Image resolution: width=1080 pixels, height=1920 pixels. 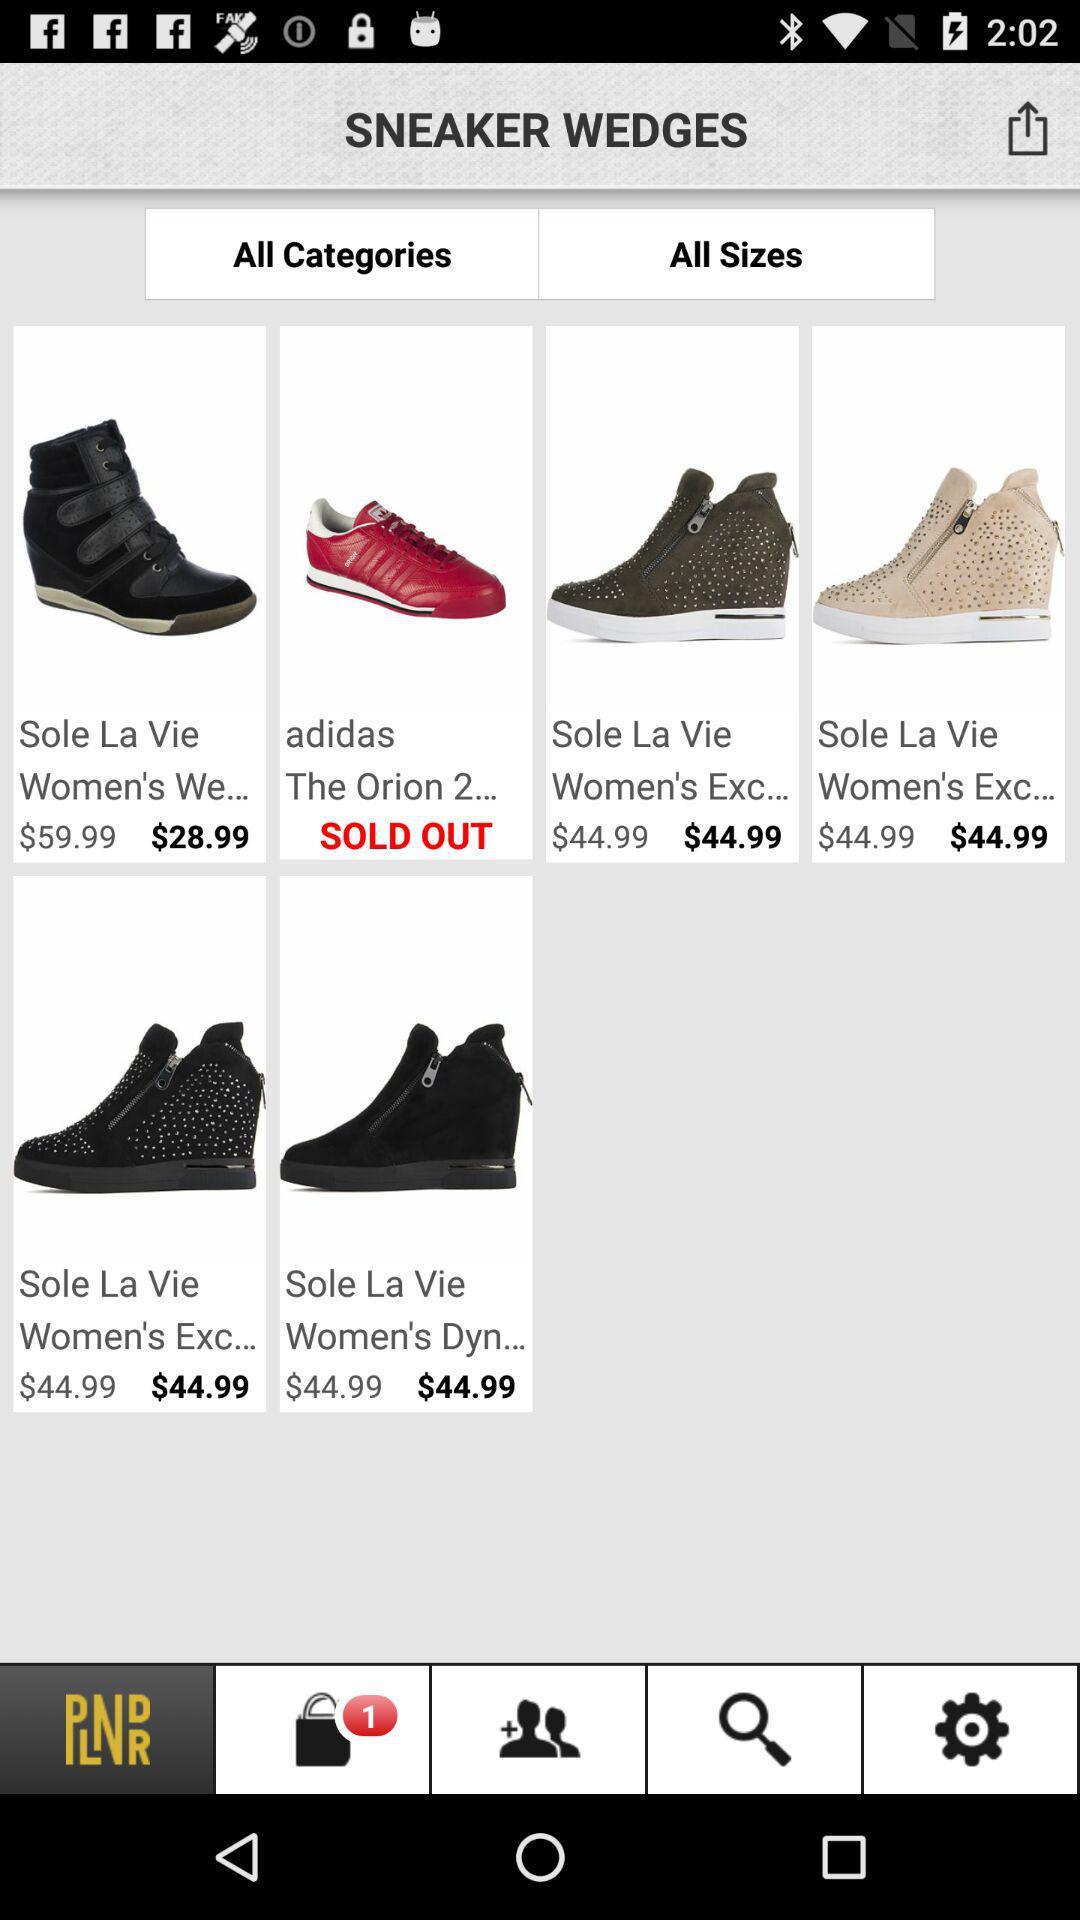 I want to click on the all categories item, so click(x=341, y=252).